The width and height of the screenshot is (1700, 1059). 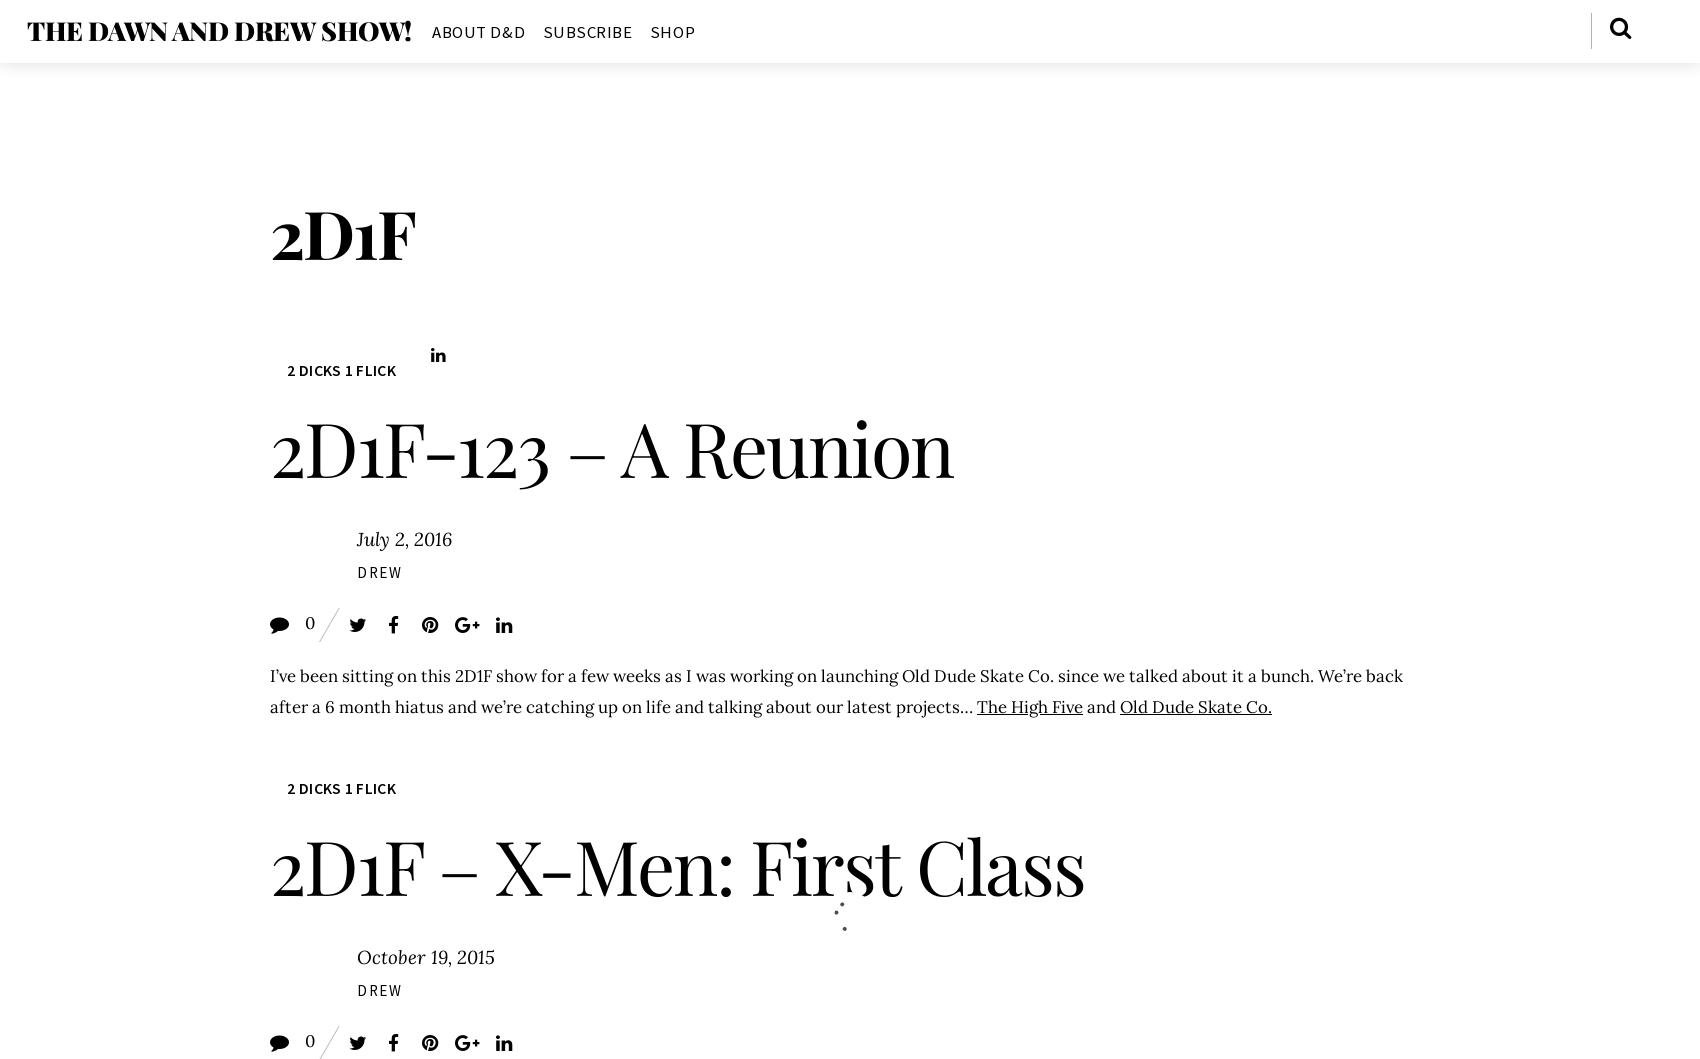 What do you see at coordinates (341, 232) in the screenshot?
I see `'2D1F'` at bounding box center [341, 232].